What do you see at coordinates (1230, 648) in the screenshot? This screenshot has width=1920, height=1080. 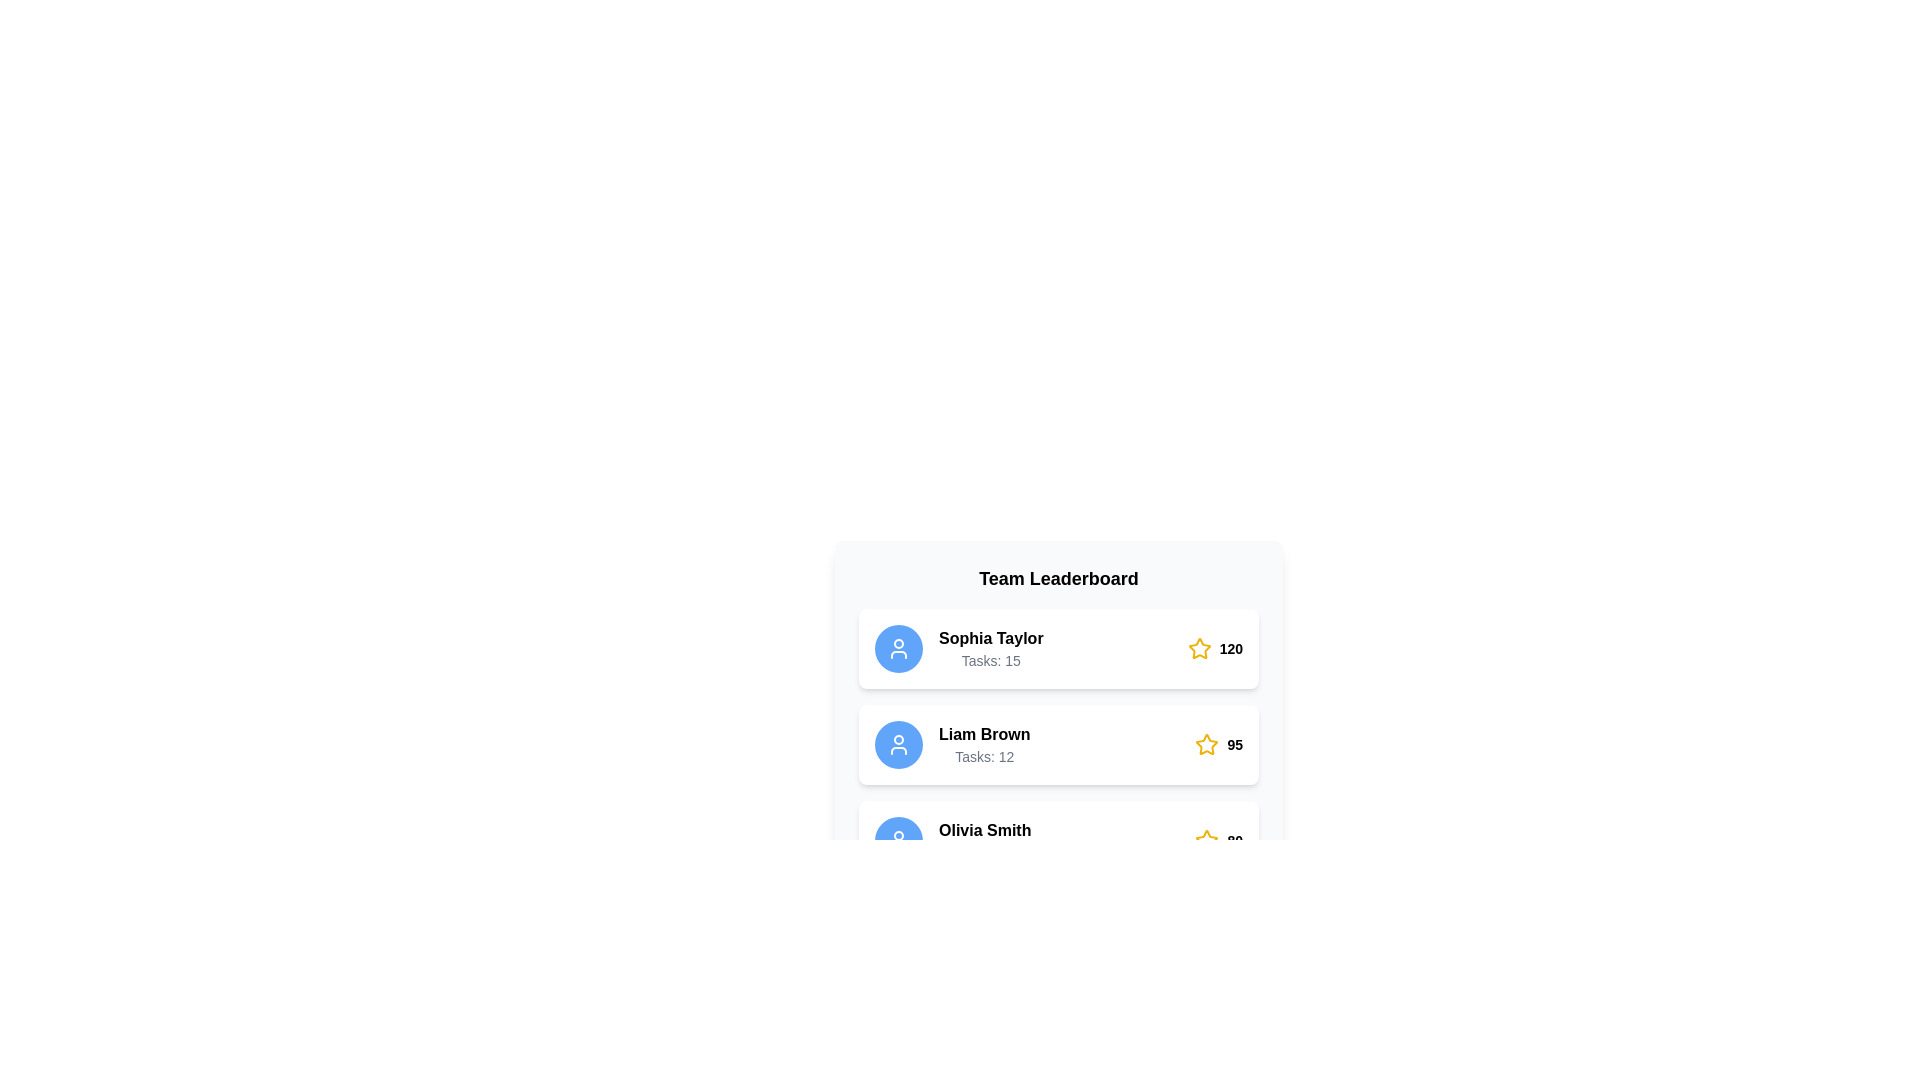 I see `the numeric score text next to the yellow star icon for 'Sophia Taylor' on the leaderboard` at bounding box center [1230, 648].